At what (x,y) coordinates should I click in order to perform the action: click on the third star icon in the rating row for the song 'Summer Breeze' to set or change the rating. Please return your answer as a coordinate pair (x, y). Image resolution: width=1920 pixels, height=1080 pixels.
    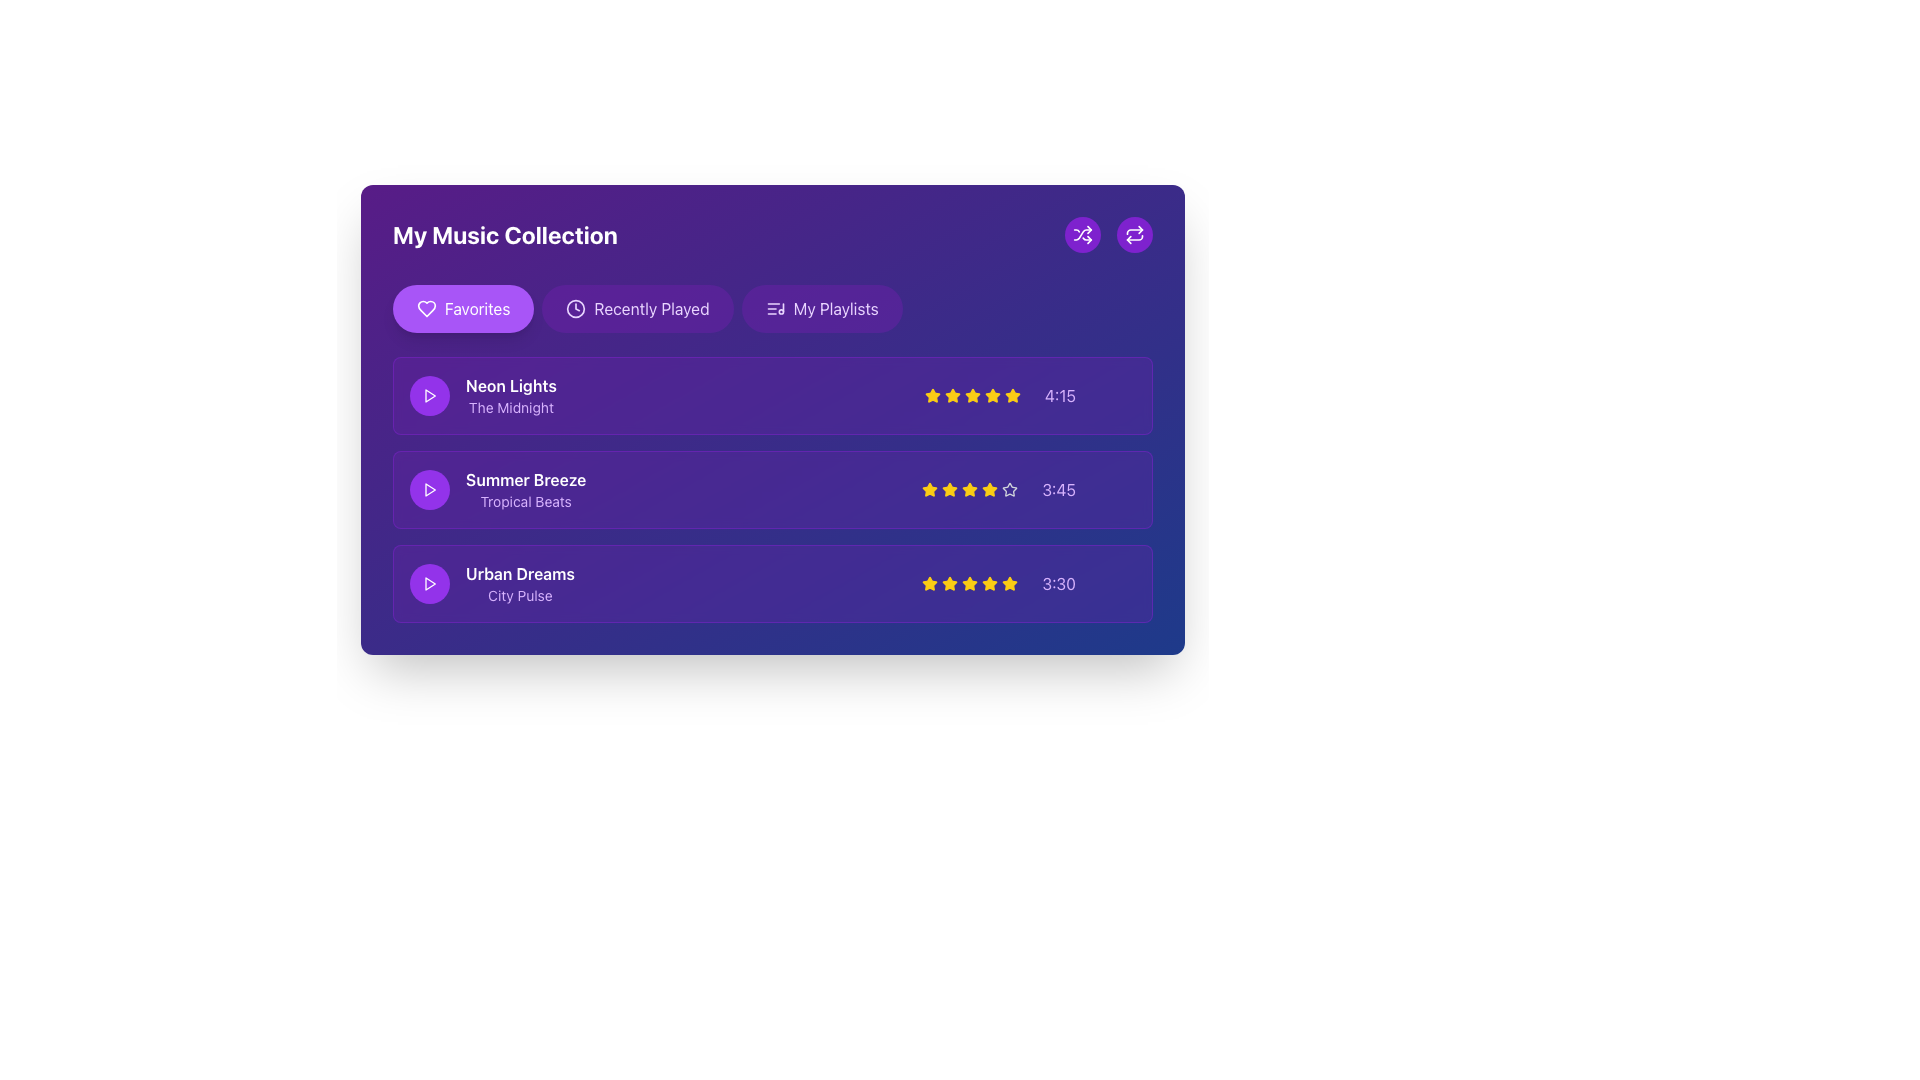
    Looking at the image, I should click on (929, 489).